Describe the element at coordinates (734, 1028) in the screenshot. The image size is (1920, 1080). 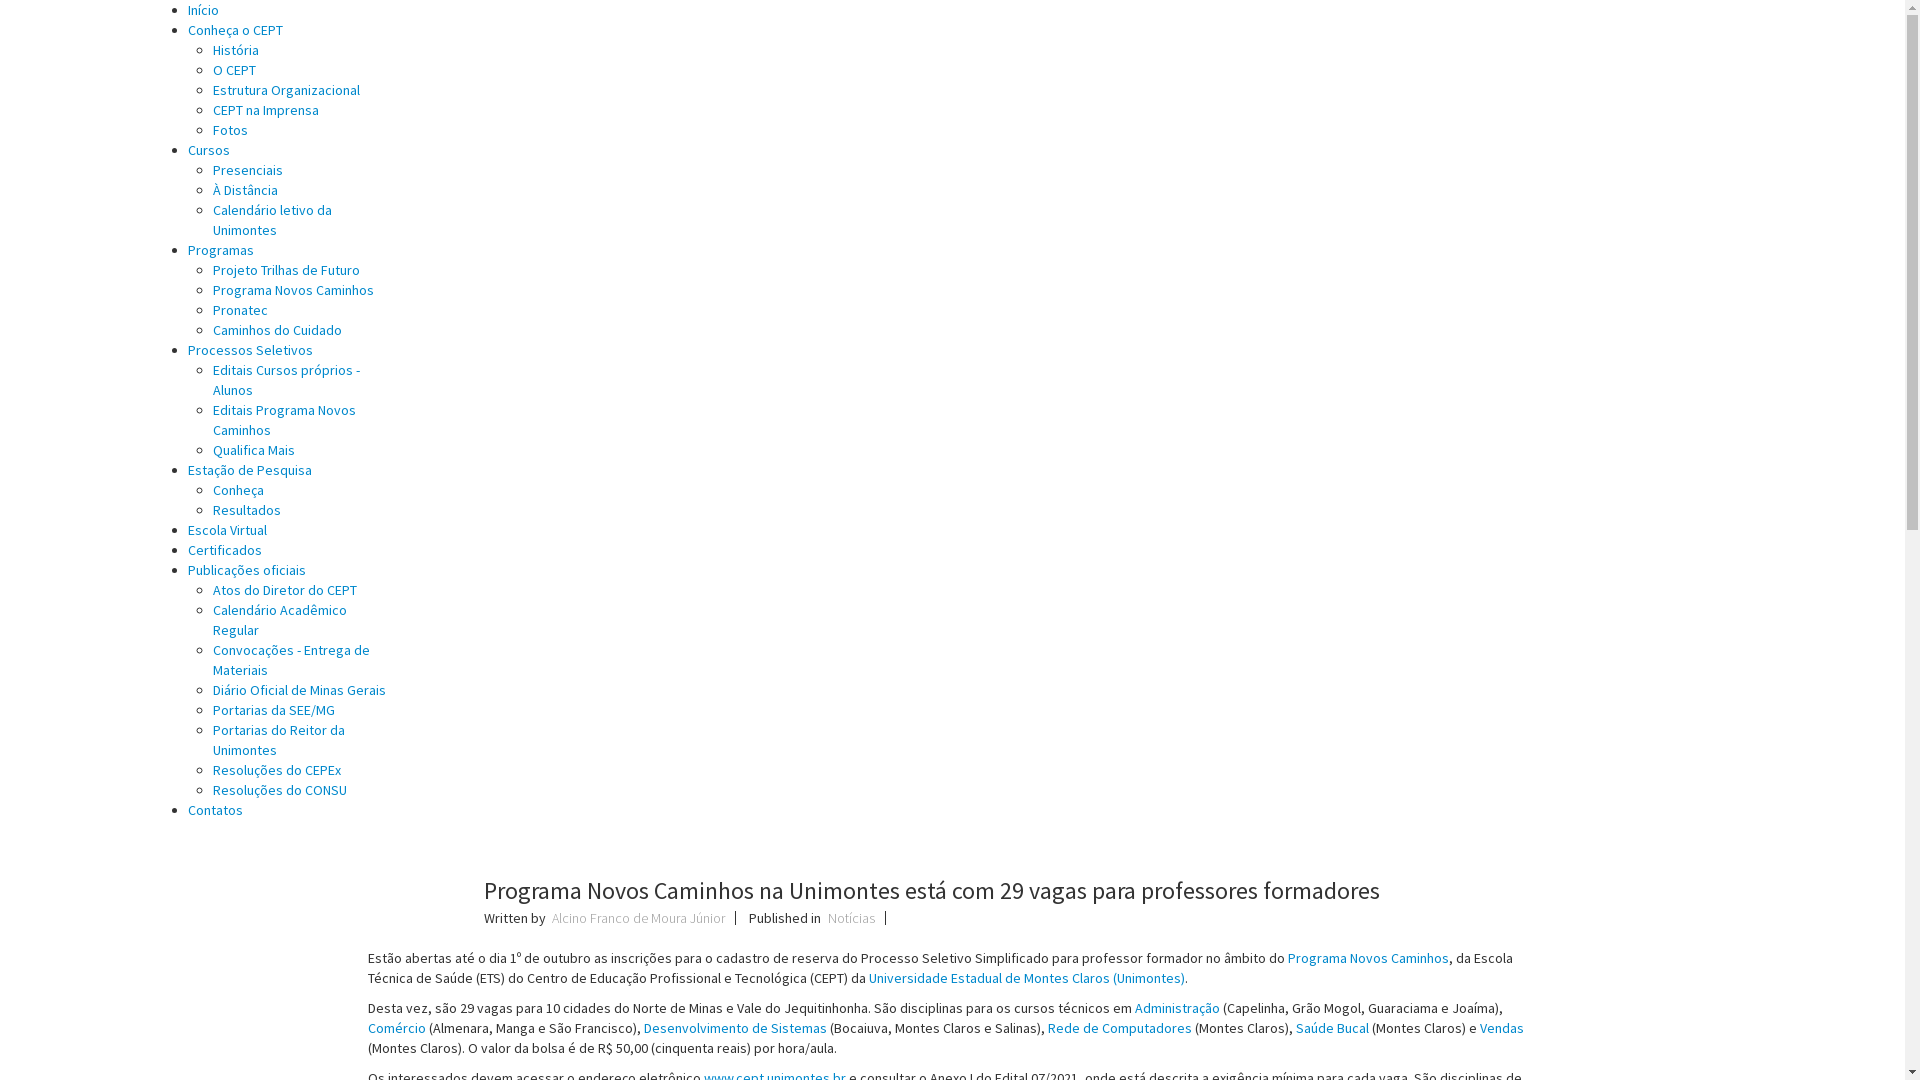
I see `'Desenvolvimento de Sistemas'` at that location.